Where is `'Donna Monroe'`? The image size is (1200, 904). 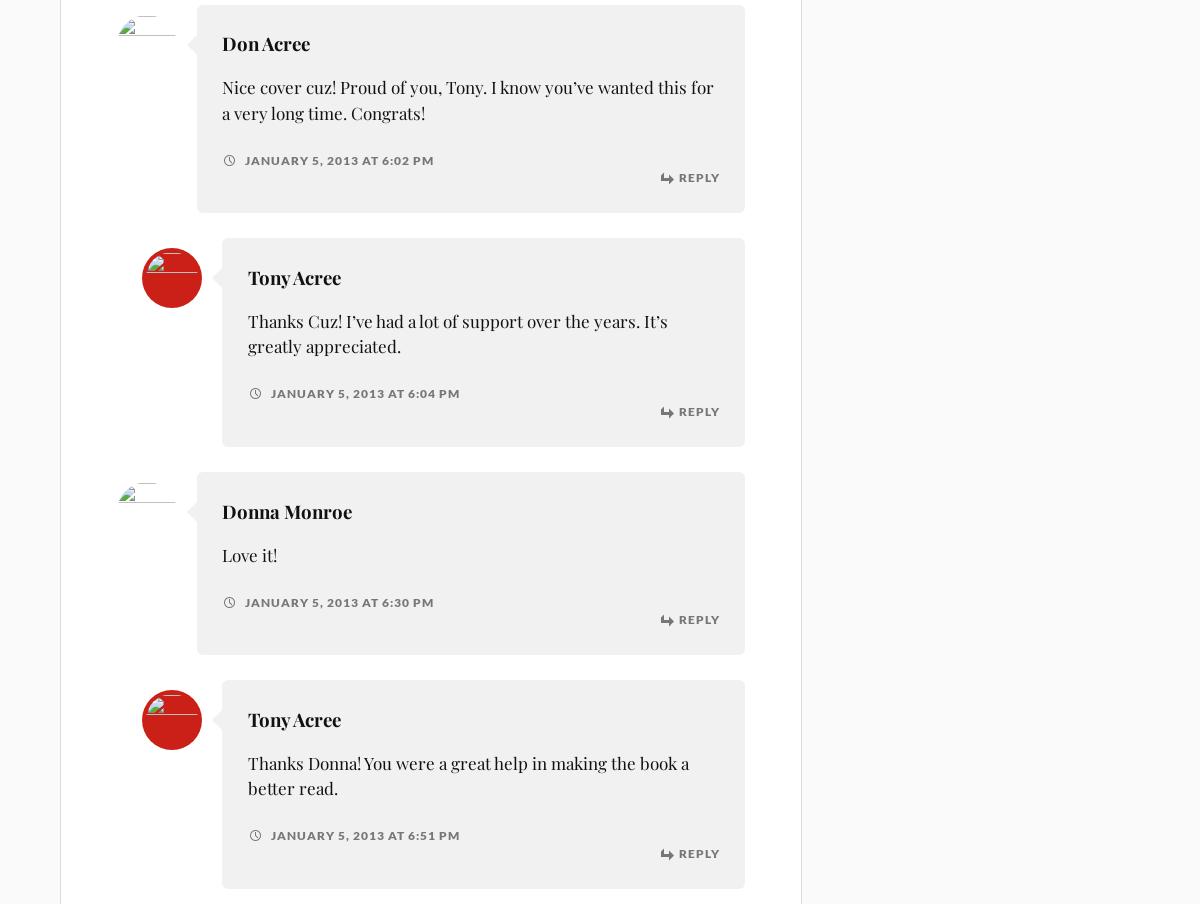 'Donna Monroe' is located at coordinates (286, 510).